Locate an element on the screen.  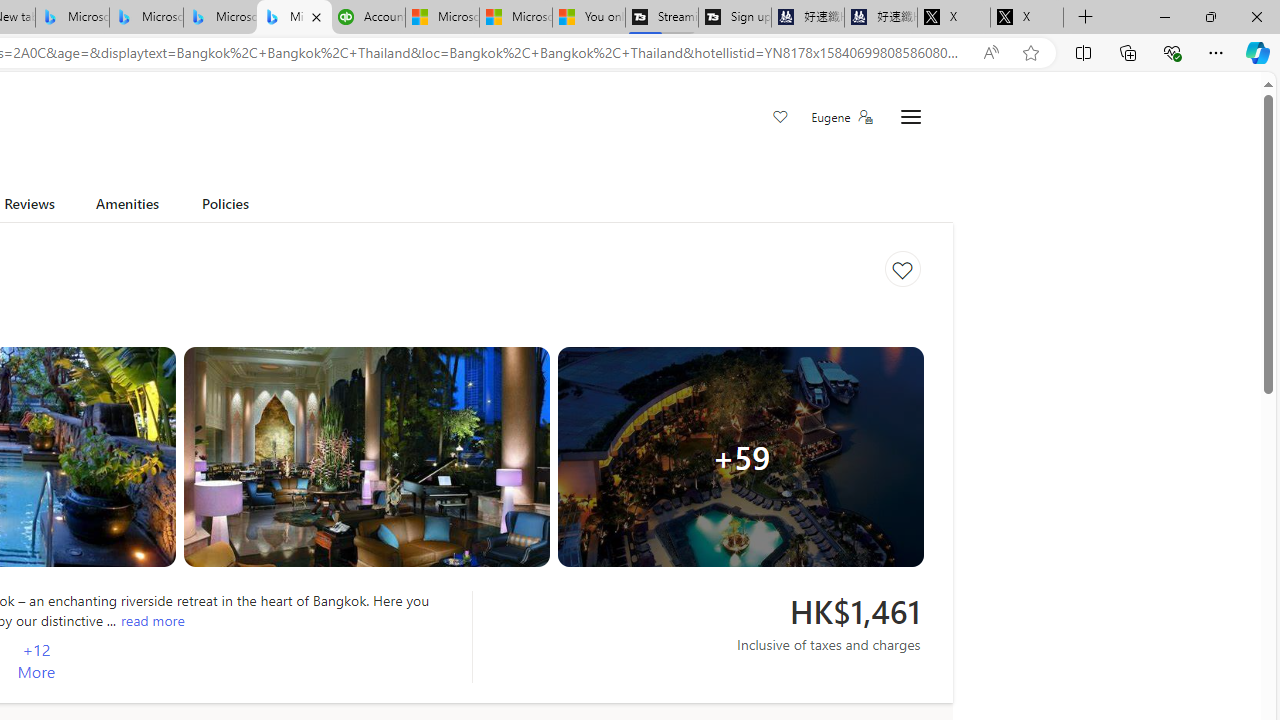
'+12 More Amenities' is located at coordinates (36, 661).